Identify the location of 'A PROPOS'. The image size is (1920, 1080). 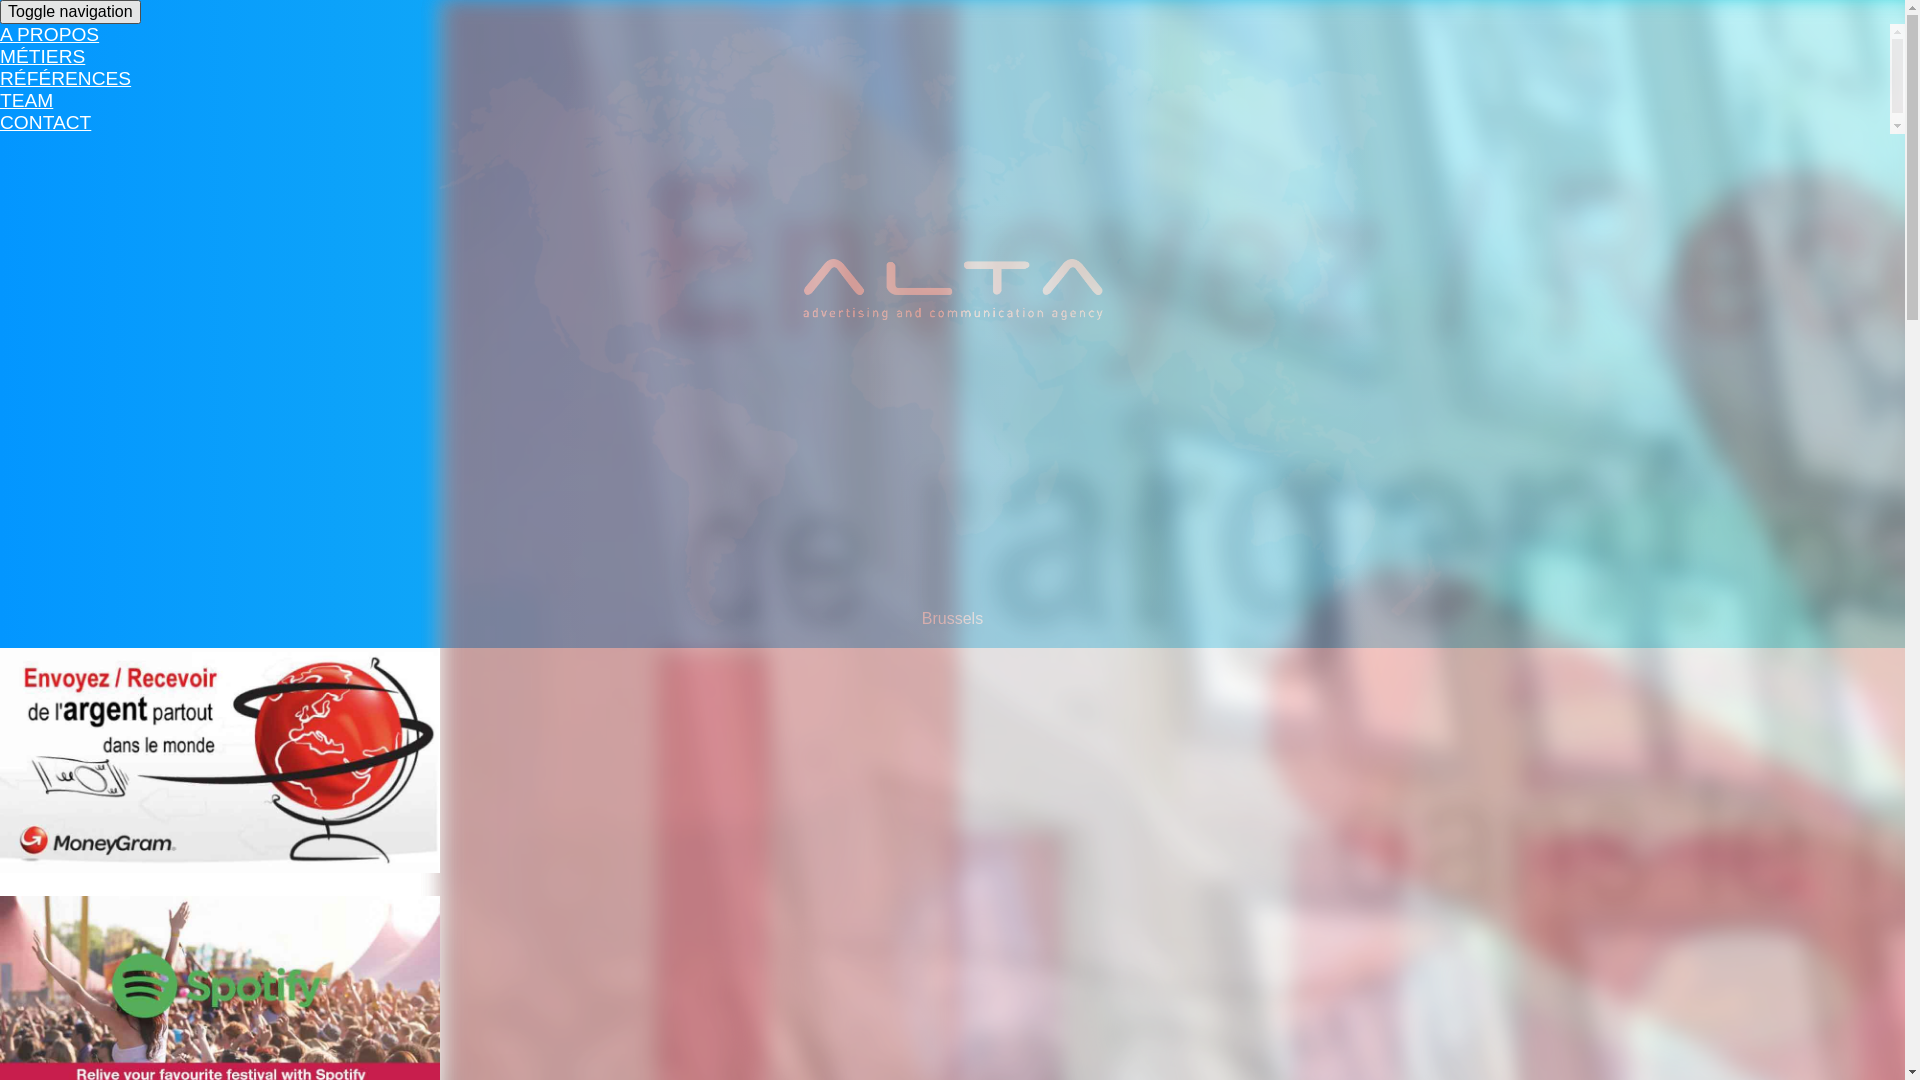
(49, 39).